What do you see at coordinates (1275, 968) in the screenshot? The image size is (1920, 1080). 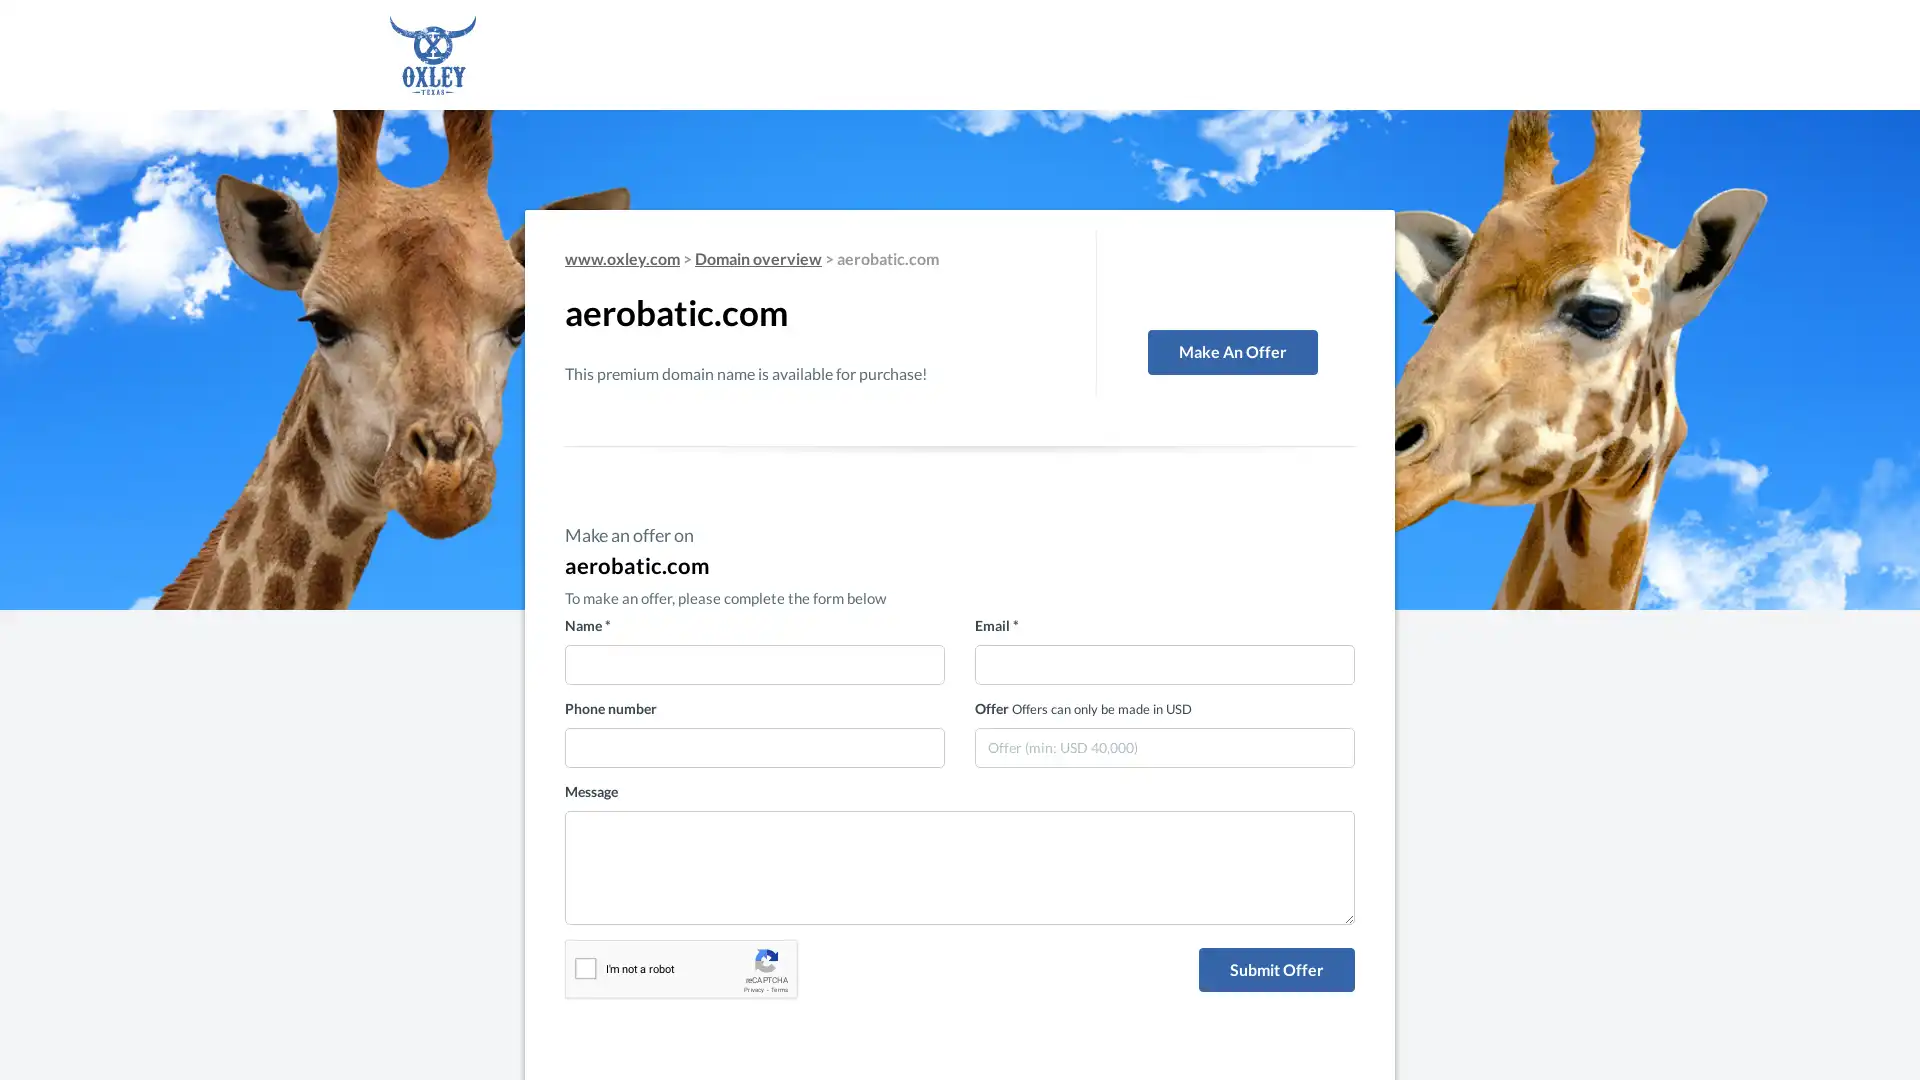 I see `Submit offer` at bounding box center [1275, 968].